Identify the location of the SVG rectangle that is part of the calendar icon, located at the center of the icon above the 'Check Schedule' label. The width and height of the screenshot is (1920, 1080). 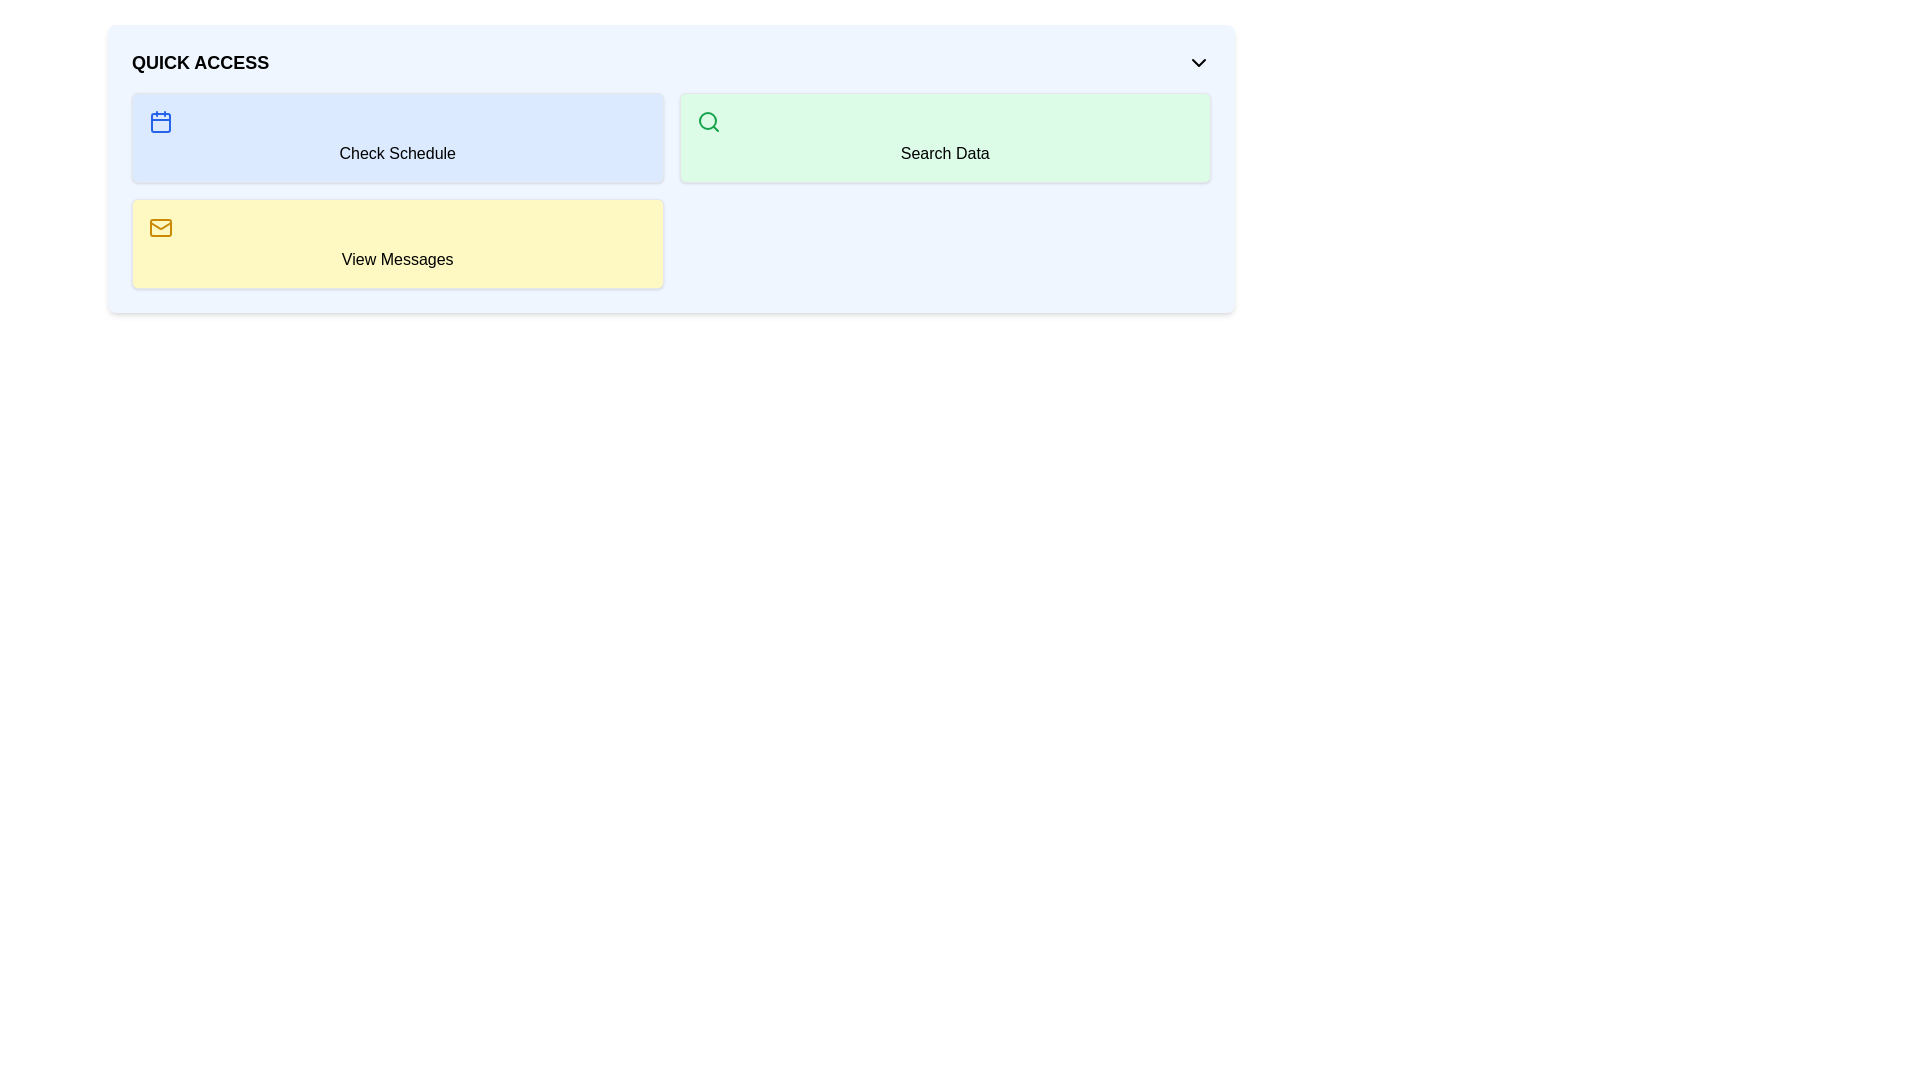
(161, 123).